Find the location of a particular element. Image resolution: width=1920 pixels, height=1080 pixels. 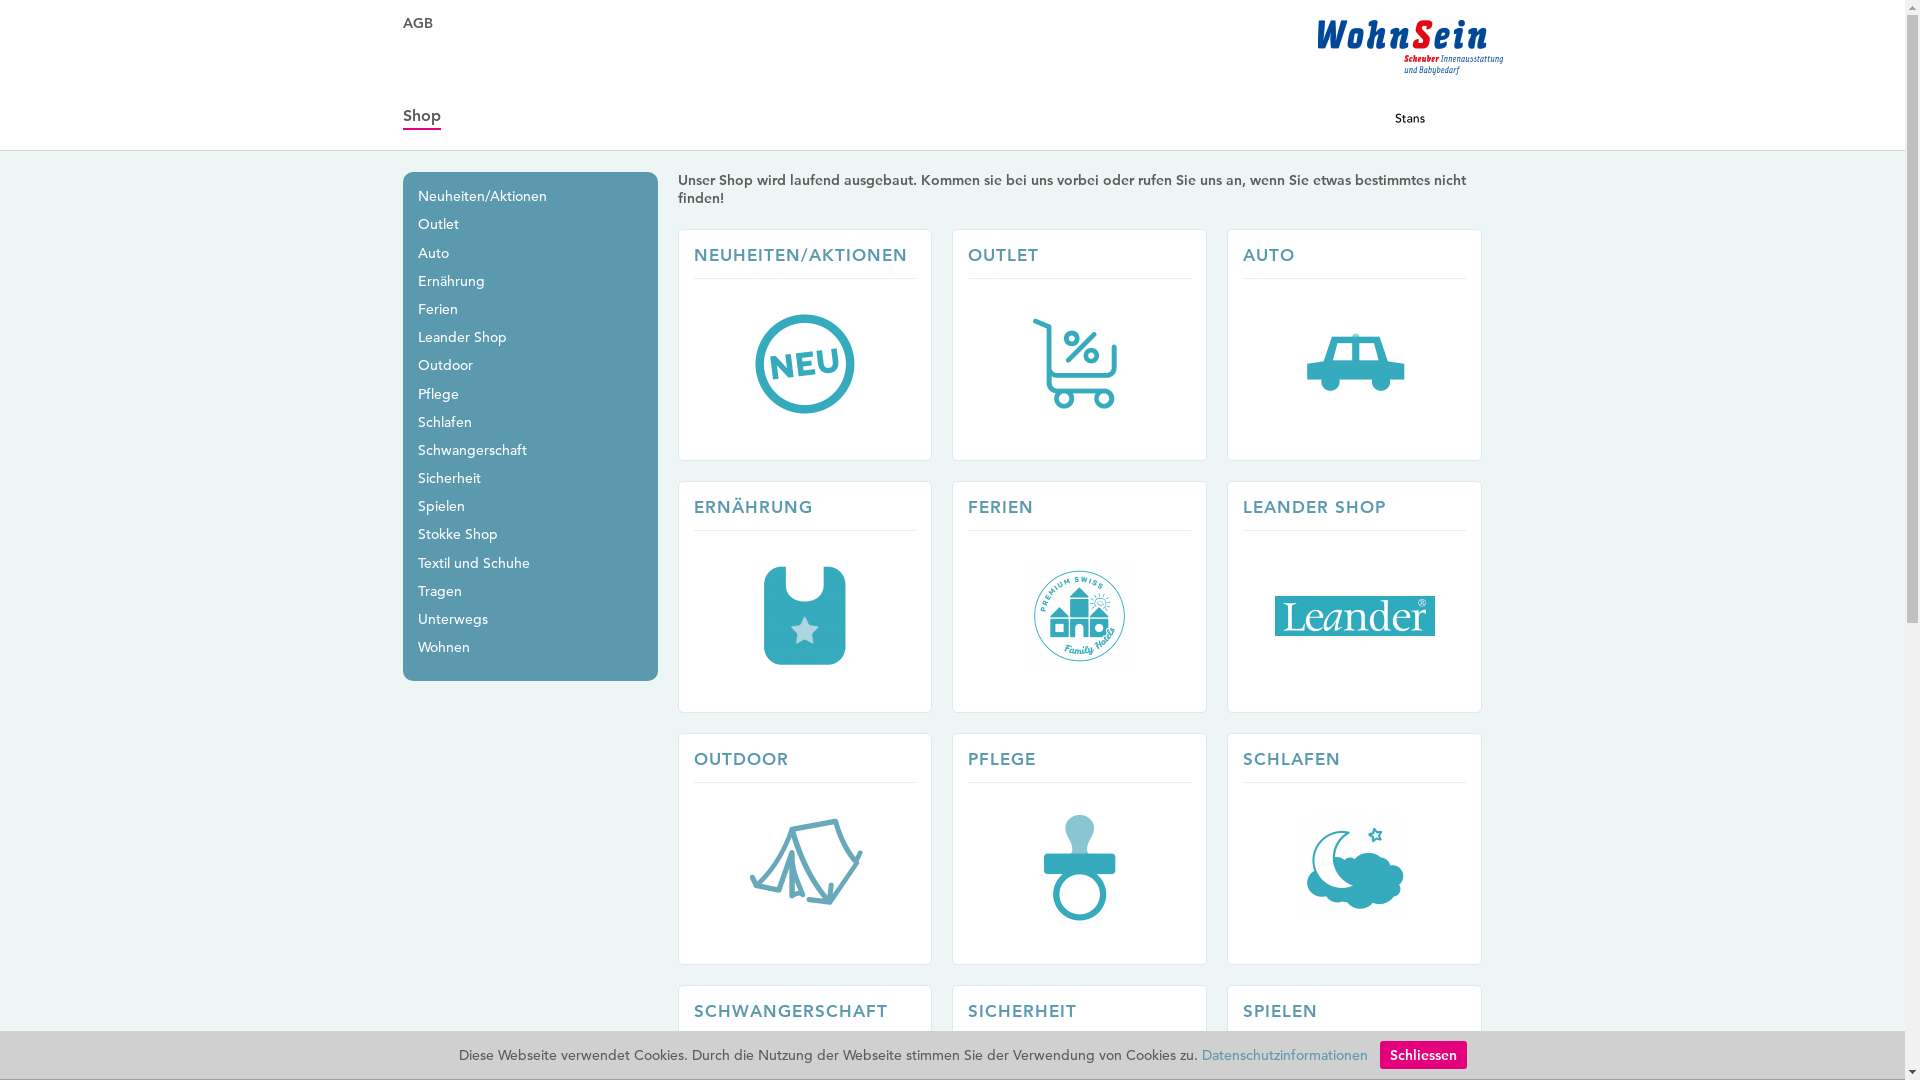

'Spielen' is located at coordinates (440, 504).